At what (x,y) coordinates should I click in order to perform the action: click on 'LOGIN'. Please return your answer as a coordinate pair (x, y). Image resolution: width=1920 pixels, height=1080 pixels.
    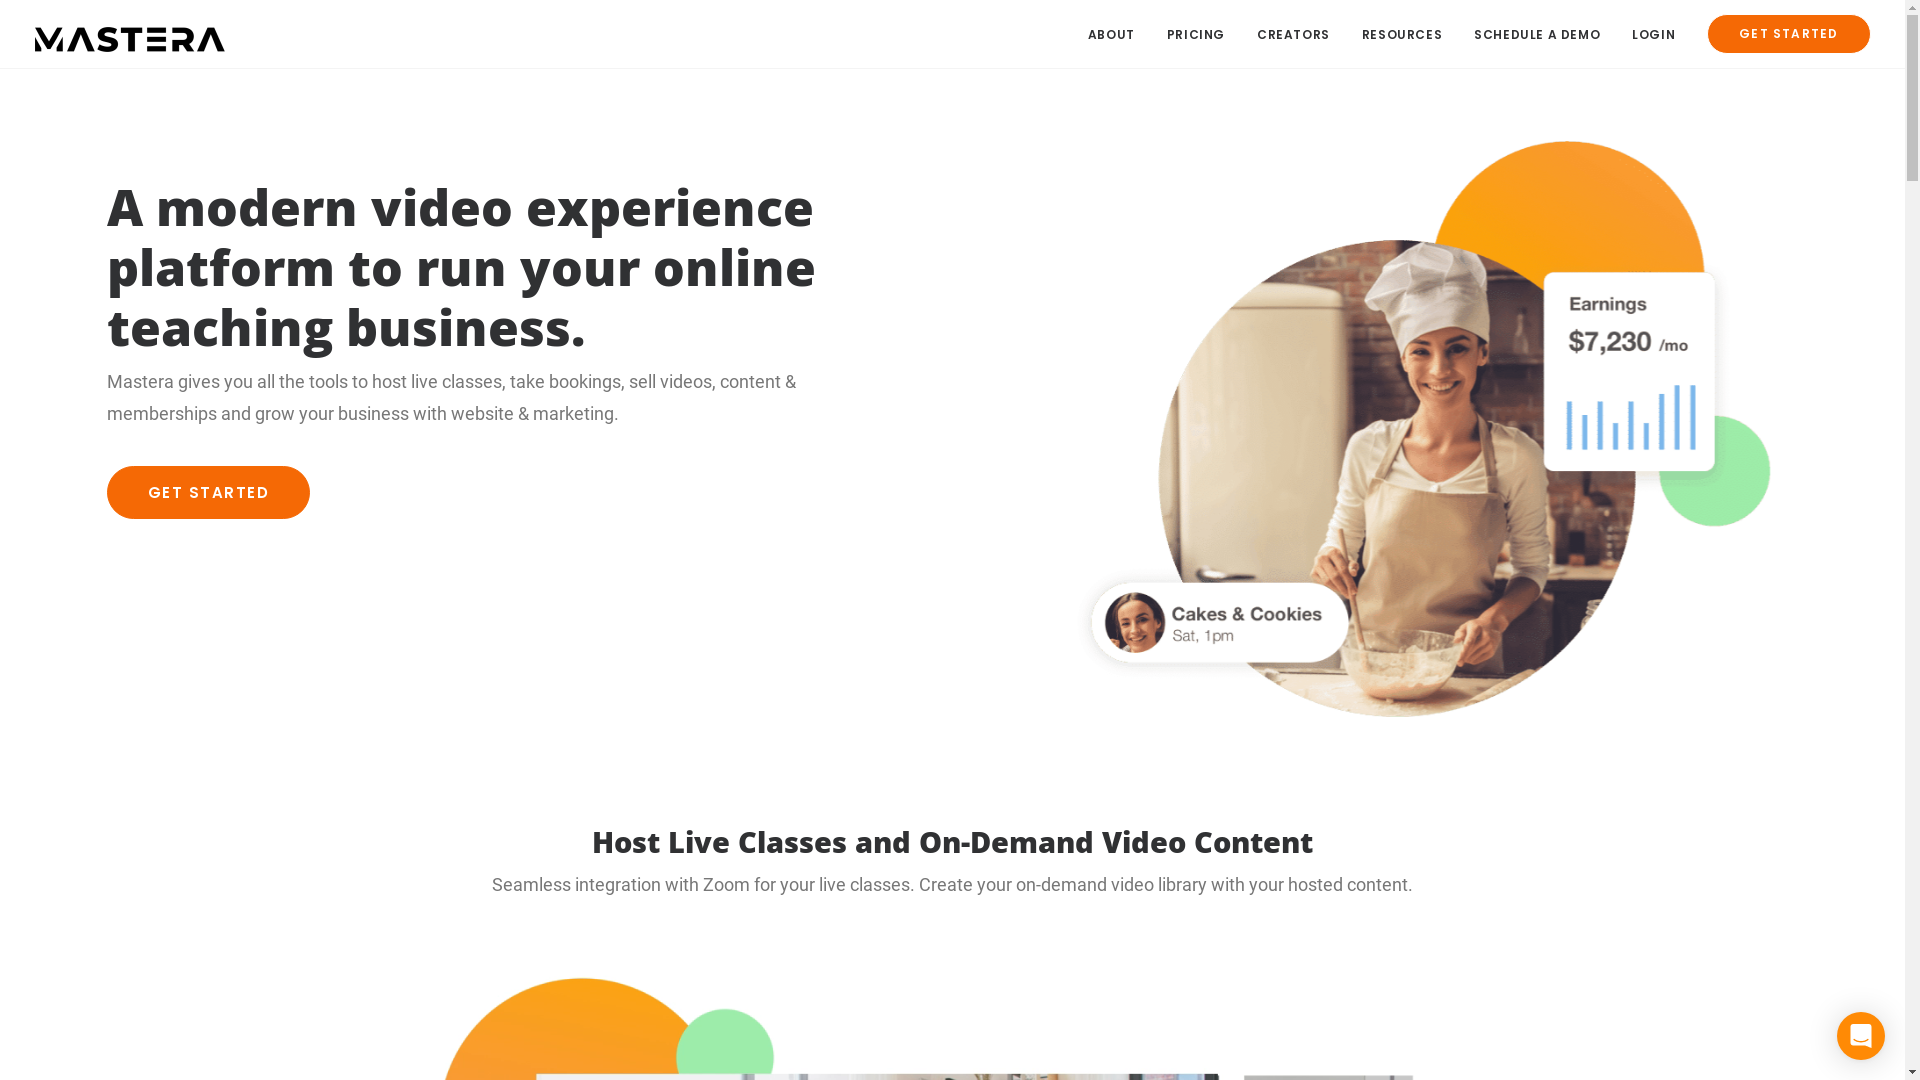
    Looking at the image, I should click on (1617, 34).